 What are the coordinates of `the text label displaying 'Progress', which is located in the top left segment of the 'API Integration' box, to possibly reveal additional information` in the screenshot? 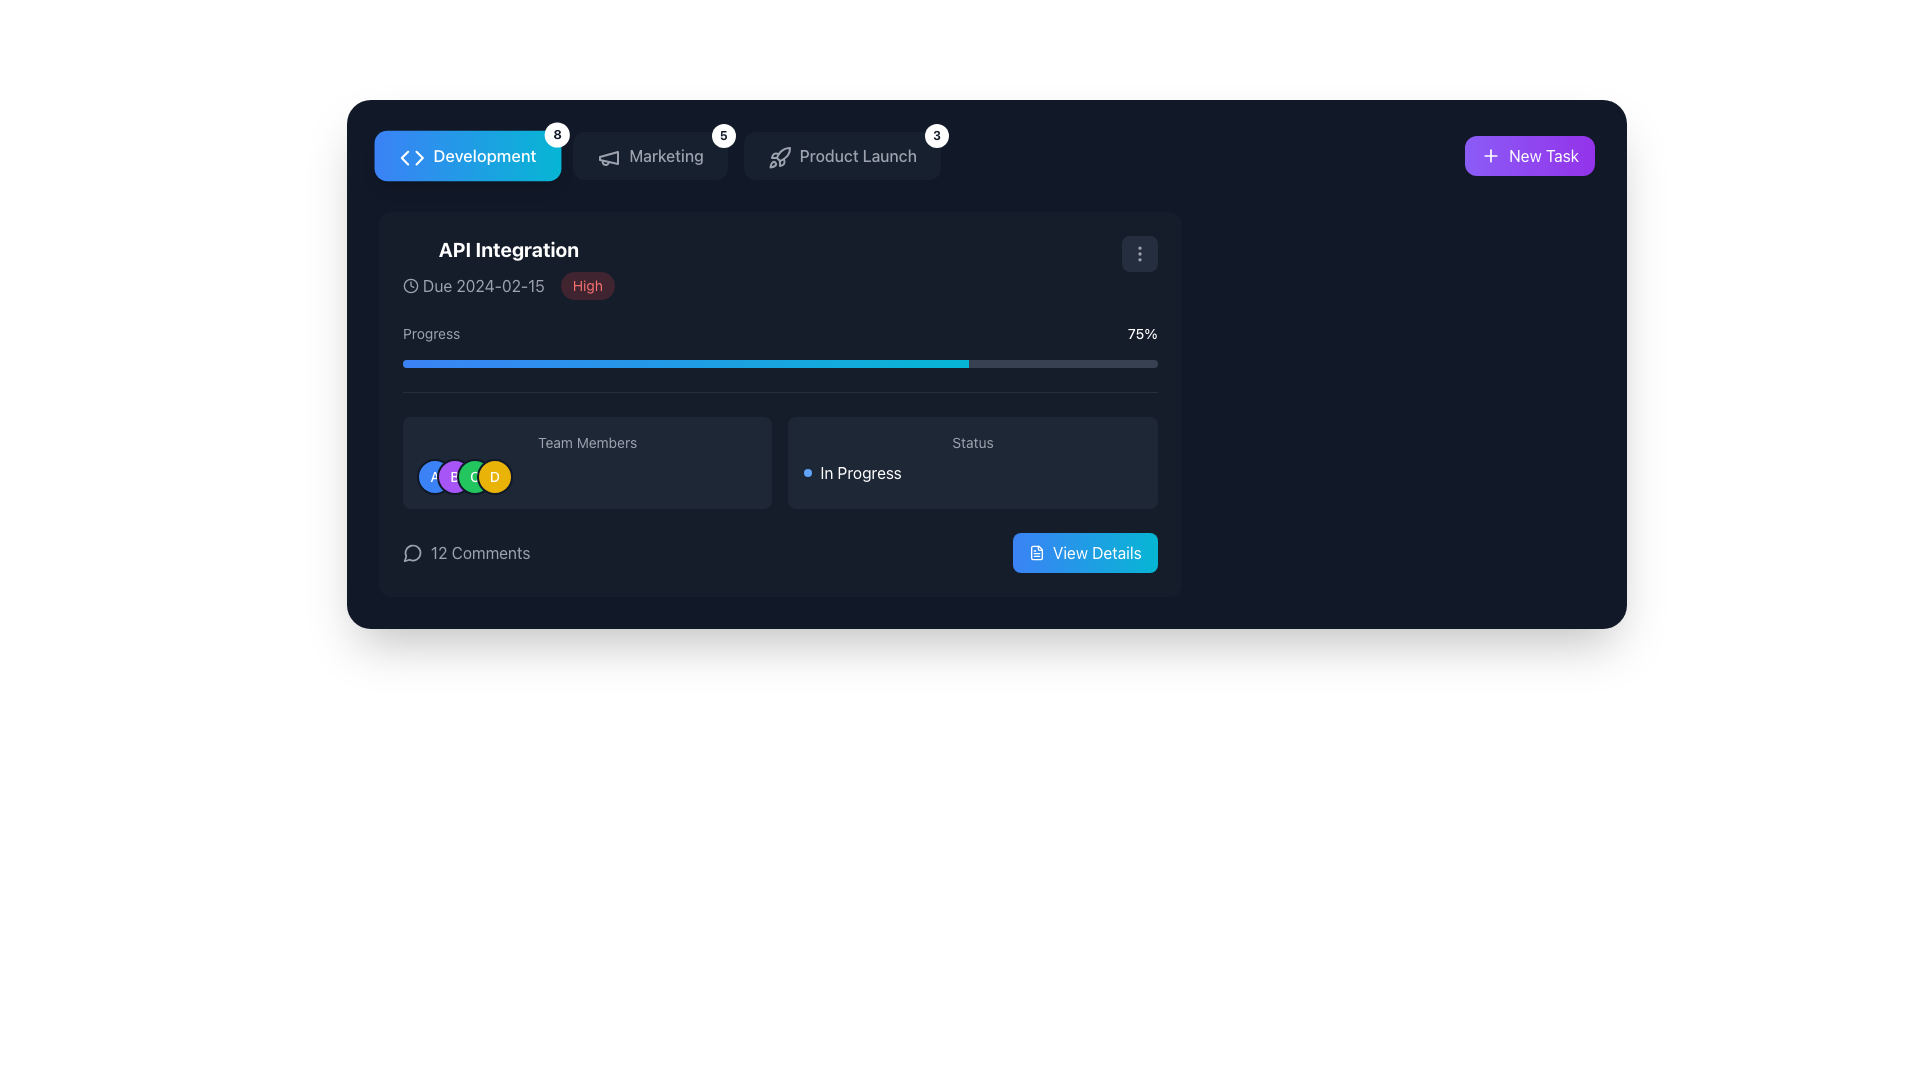 It's located at (430, 333).